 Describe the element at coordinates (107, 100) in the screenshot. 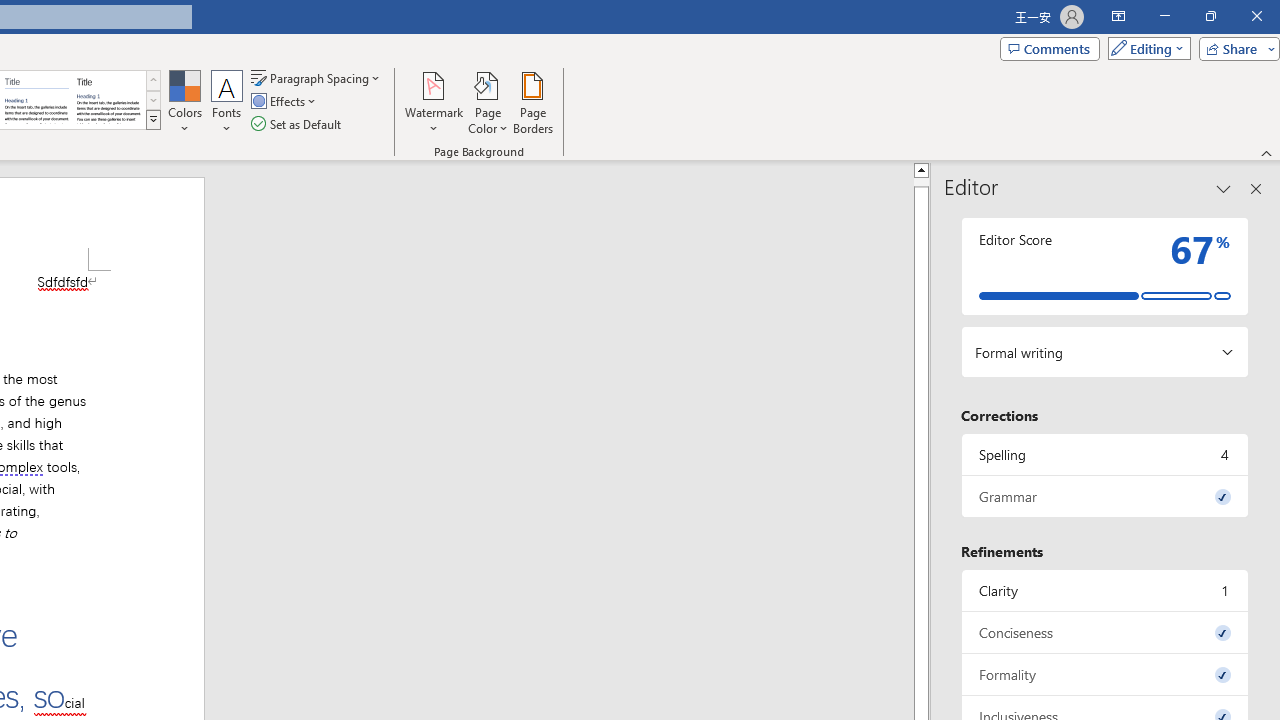

I see `'Word 2013'` at that location.